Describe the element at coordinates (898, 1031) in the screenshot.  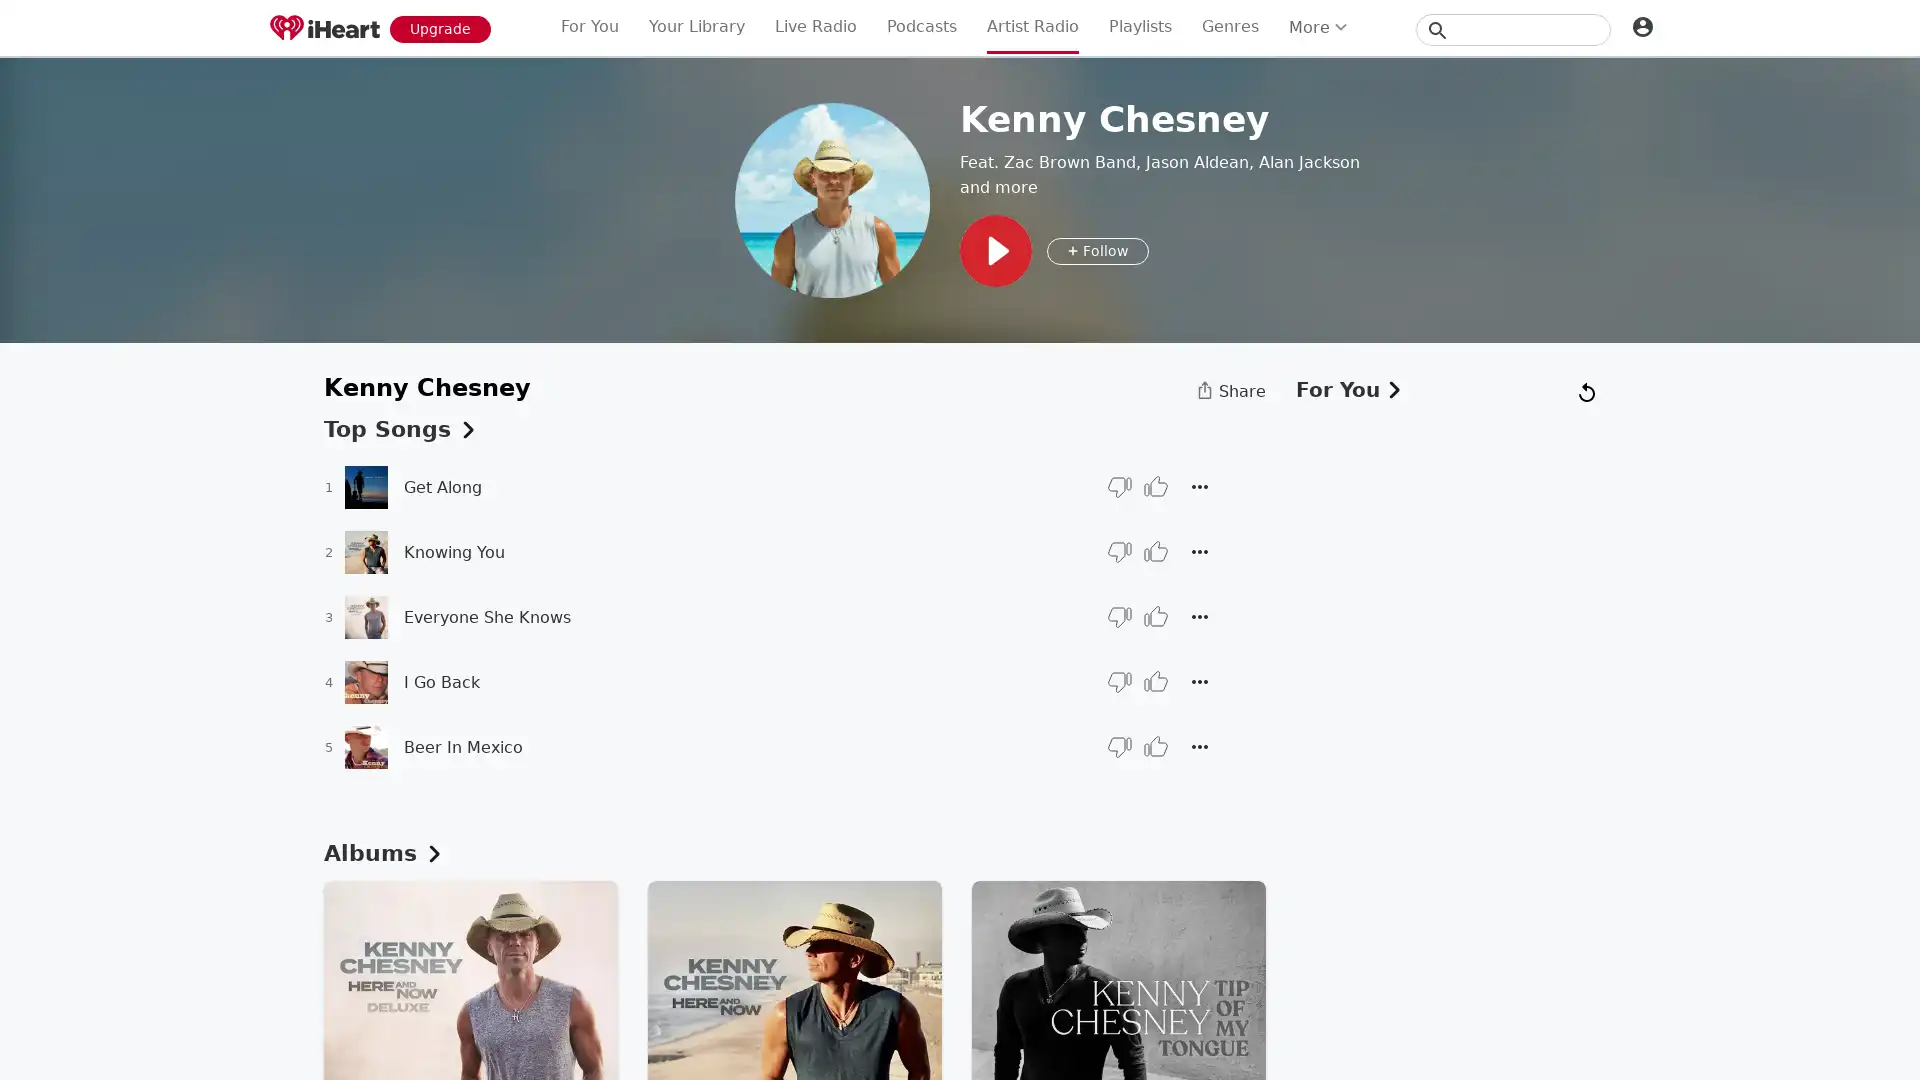
I see `Replay Button` at that location.